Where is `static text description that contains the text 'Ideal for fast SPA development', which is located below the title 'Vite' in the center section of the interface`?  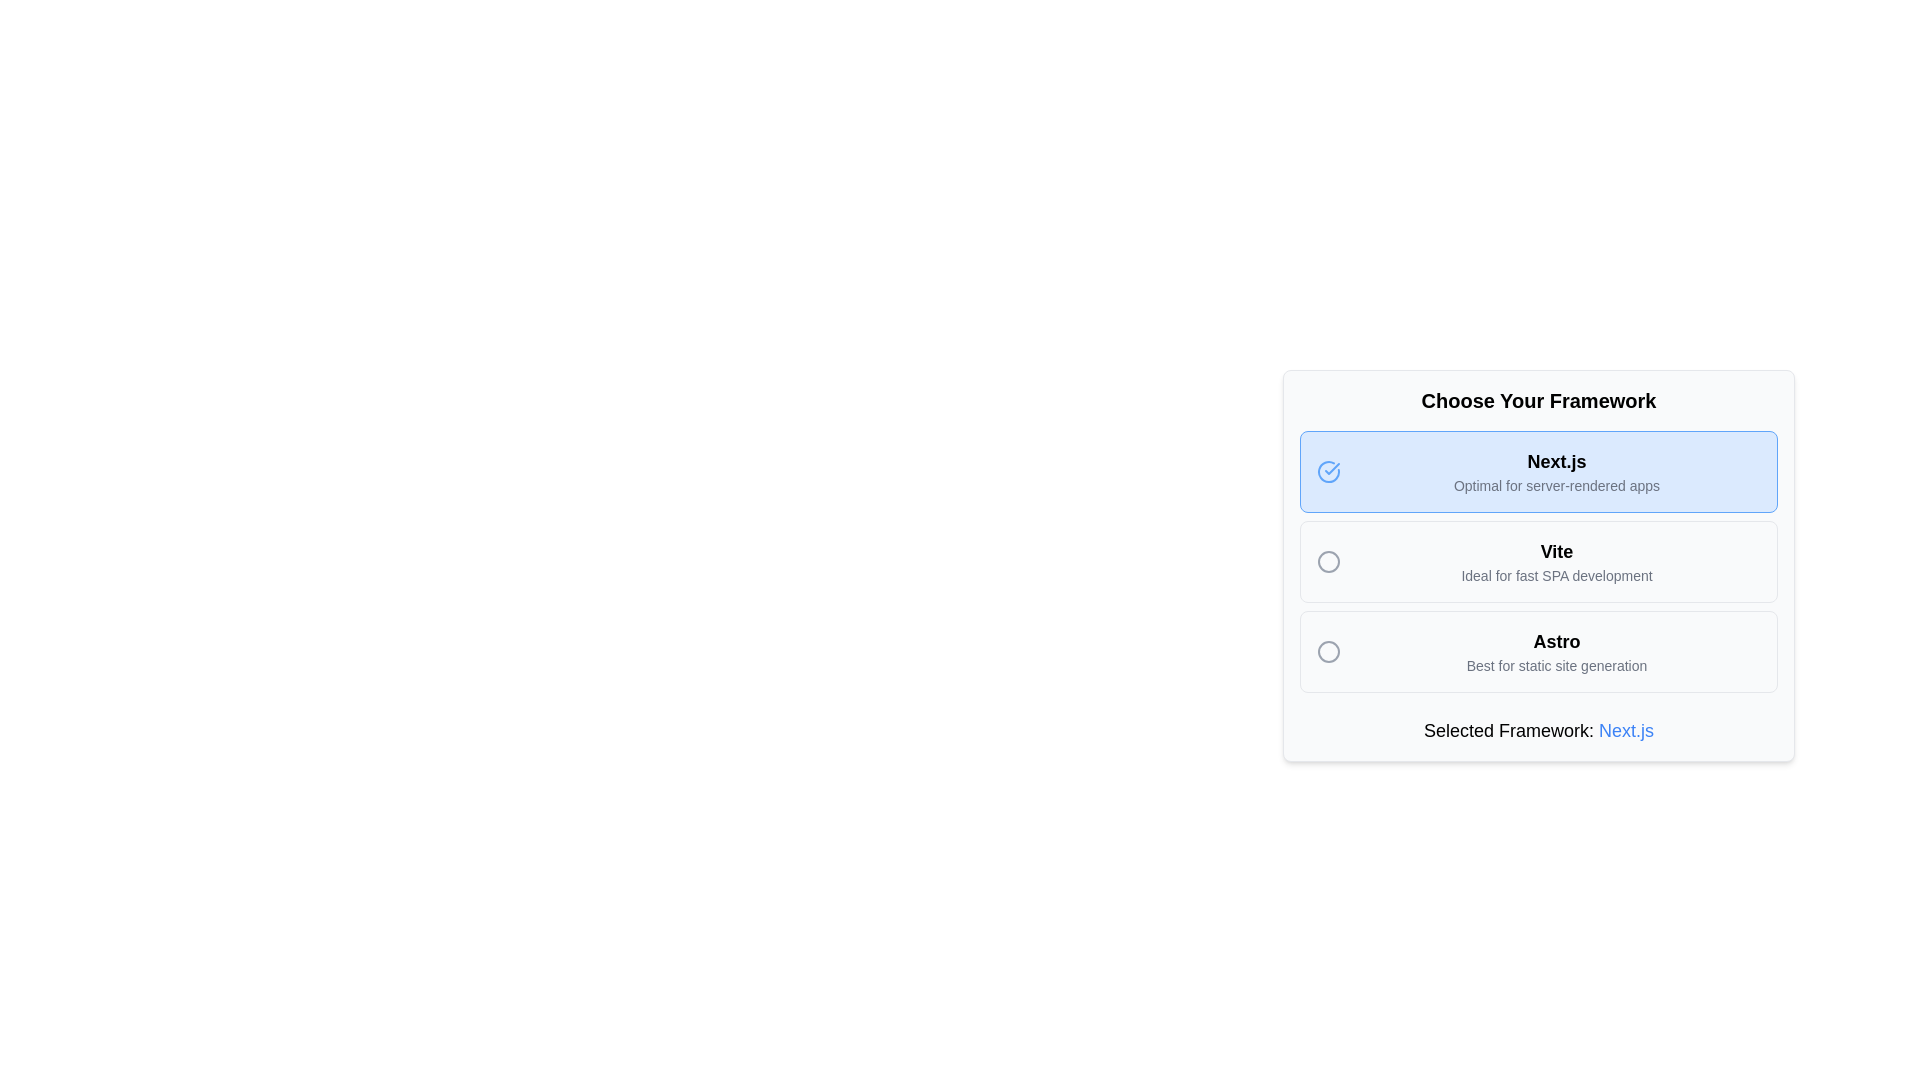
static text description that contains the text 'Ideal for fast SPA development', which is located below the title 'Vite' in the center section of the interface is located at coordinates (1555, 575).